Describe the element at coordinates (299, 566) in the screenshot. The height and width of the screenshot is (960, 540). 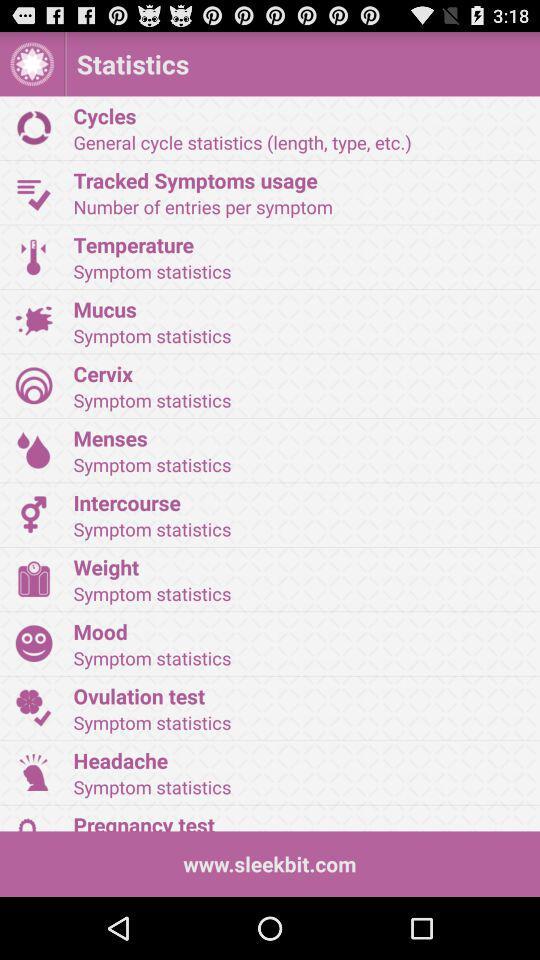
I see `item below symptom statistics` at that location.